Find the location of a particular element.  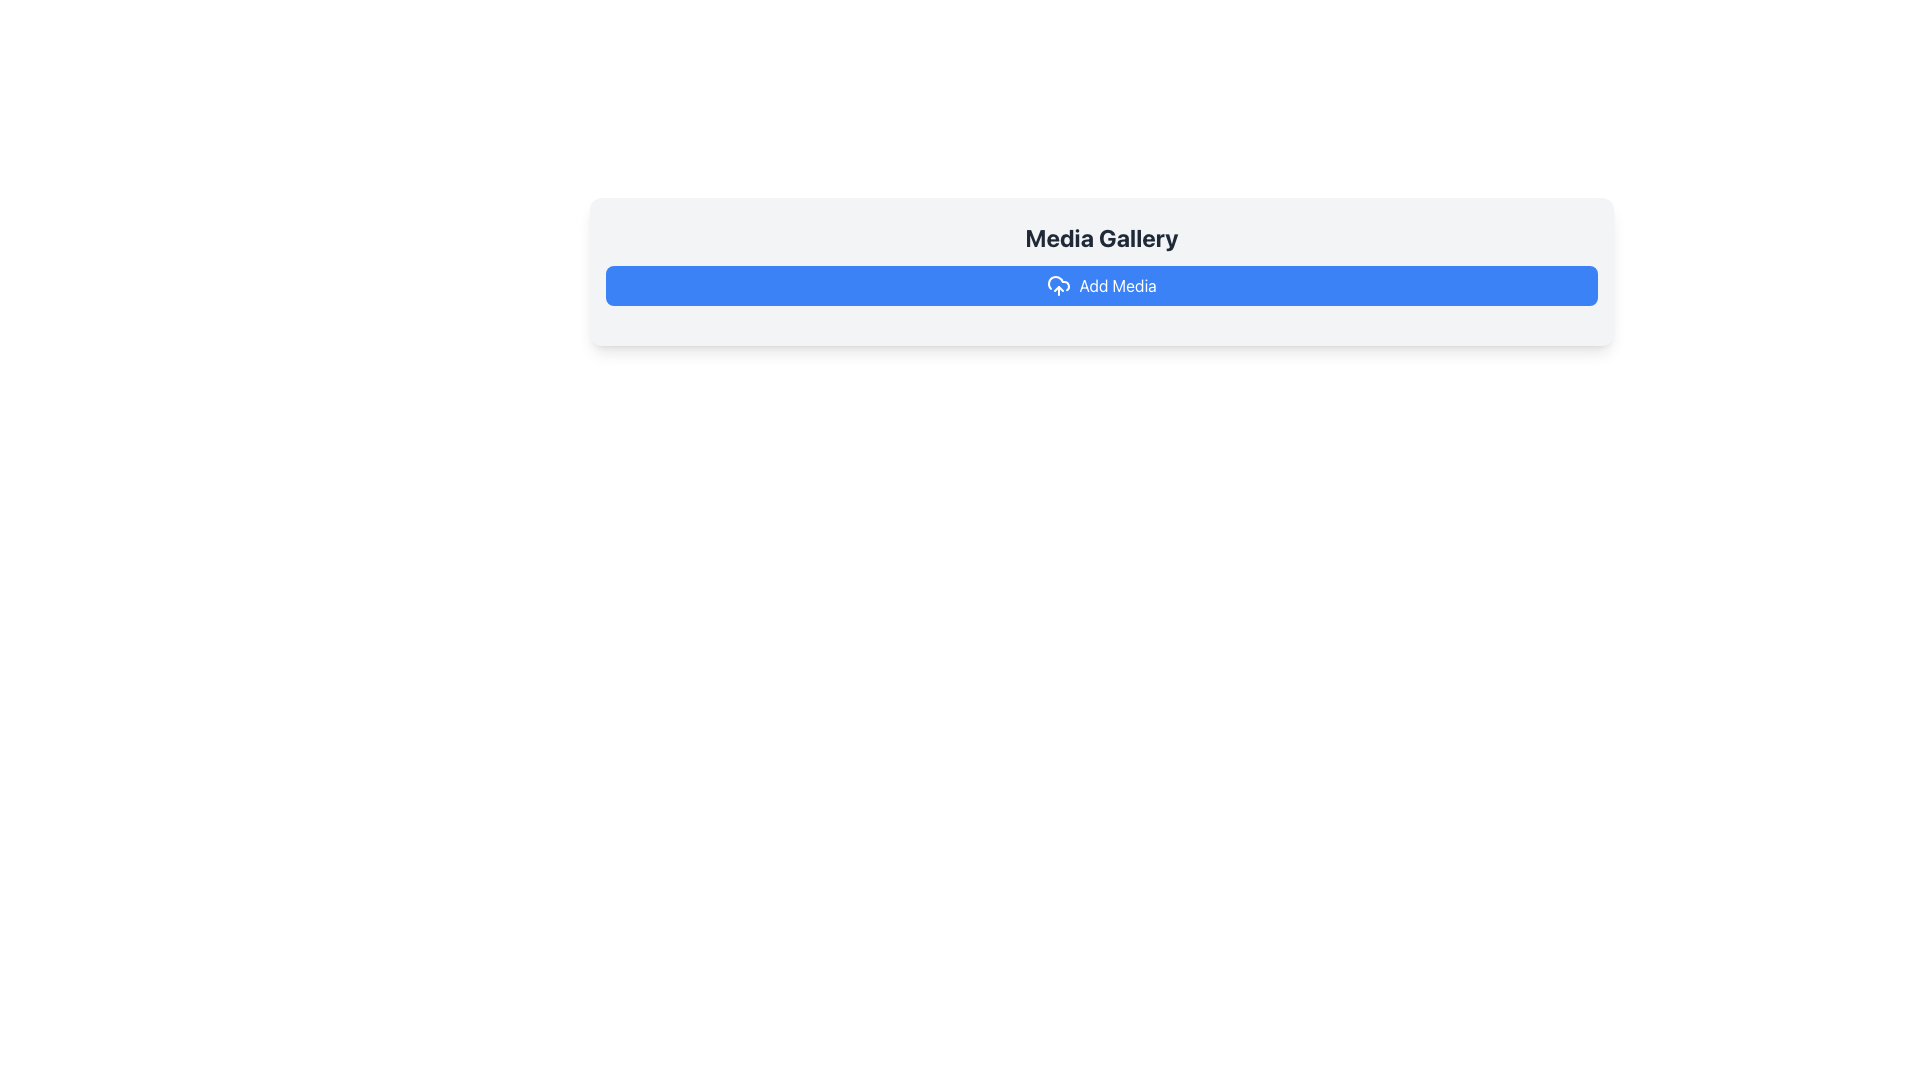

the 'Add Media' button which includes a cloud icon with an upward arrow, positioned to the left of the button's text is located at coordinates (1058, 285).